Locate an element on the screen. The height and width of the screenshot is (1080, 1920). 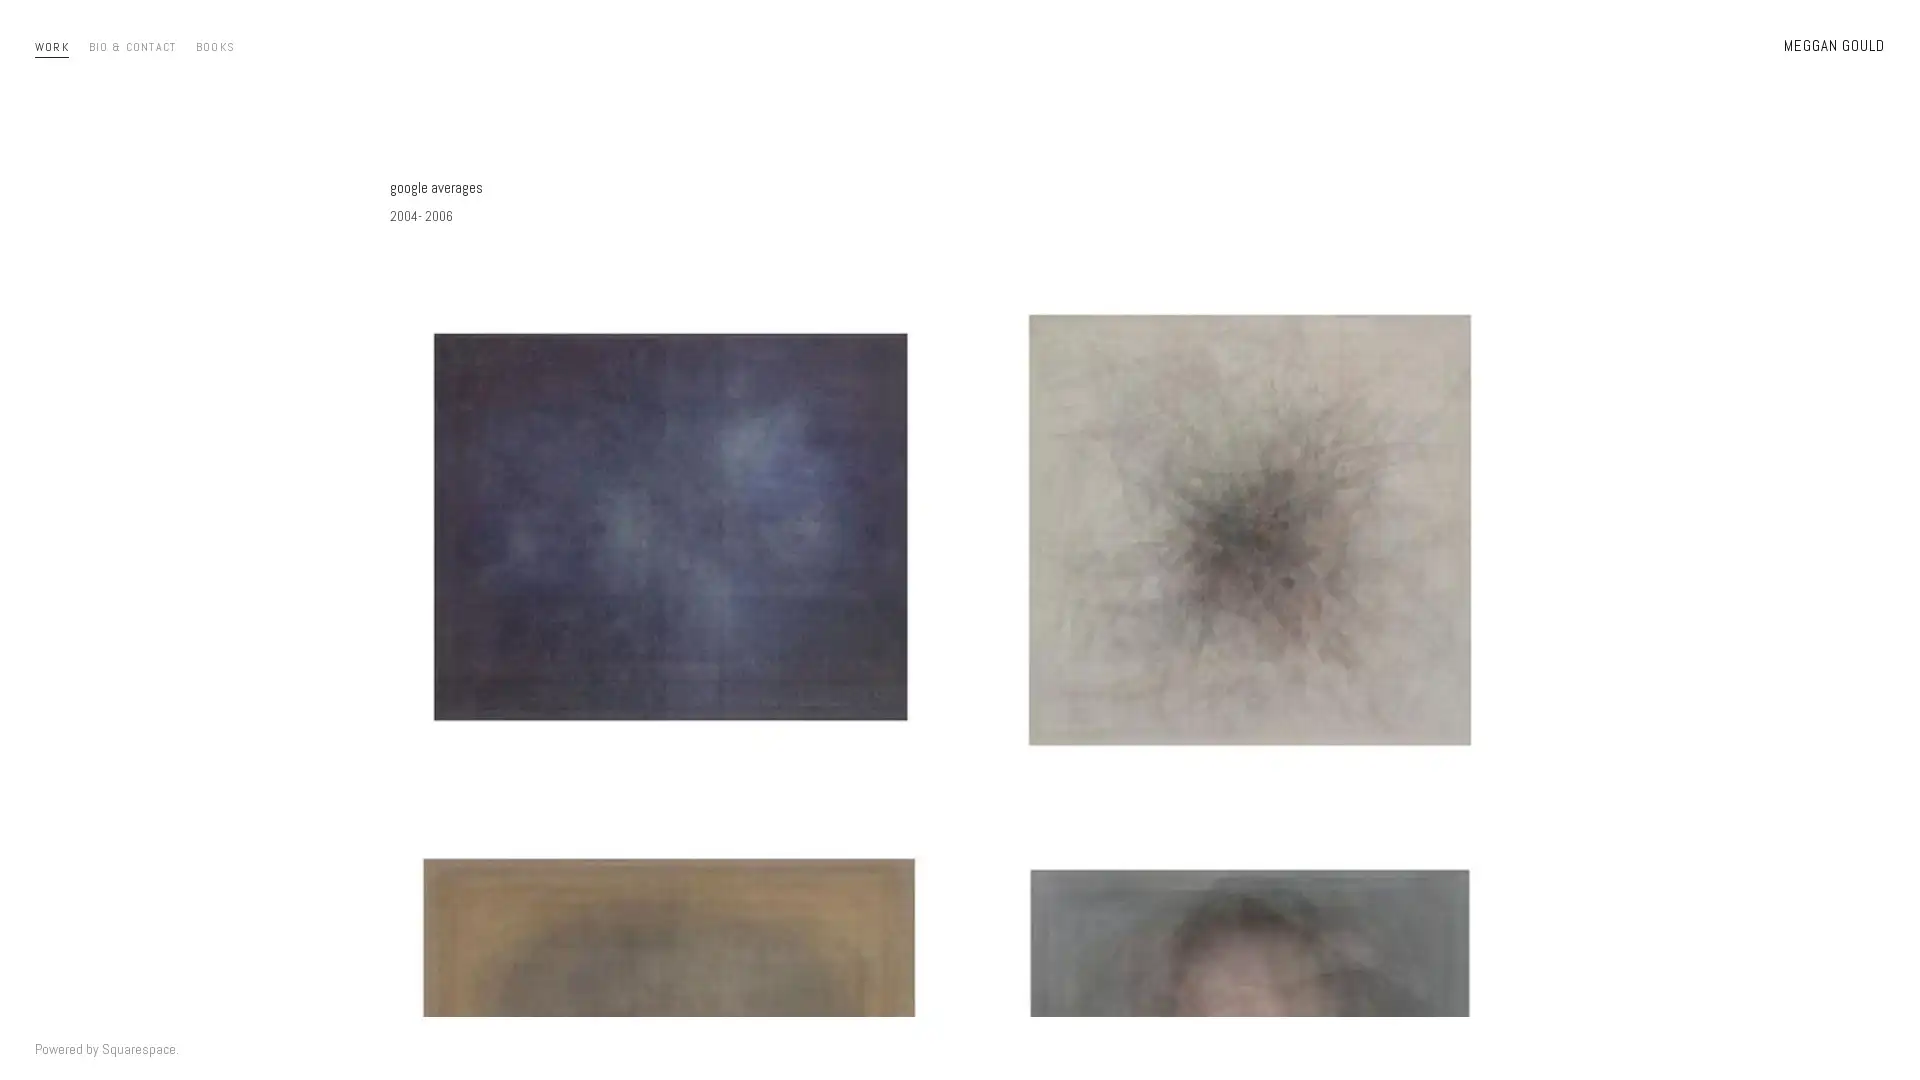
View fullsize black_widow_spider_average.jpg is located at coordinates (1248, 528).